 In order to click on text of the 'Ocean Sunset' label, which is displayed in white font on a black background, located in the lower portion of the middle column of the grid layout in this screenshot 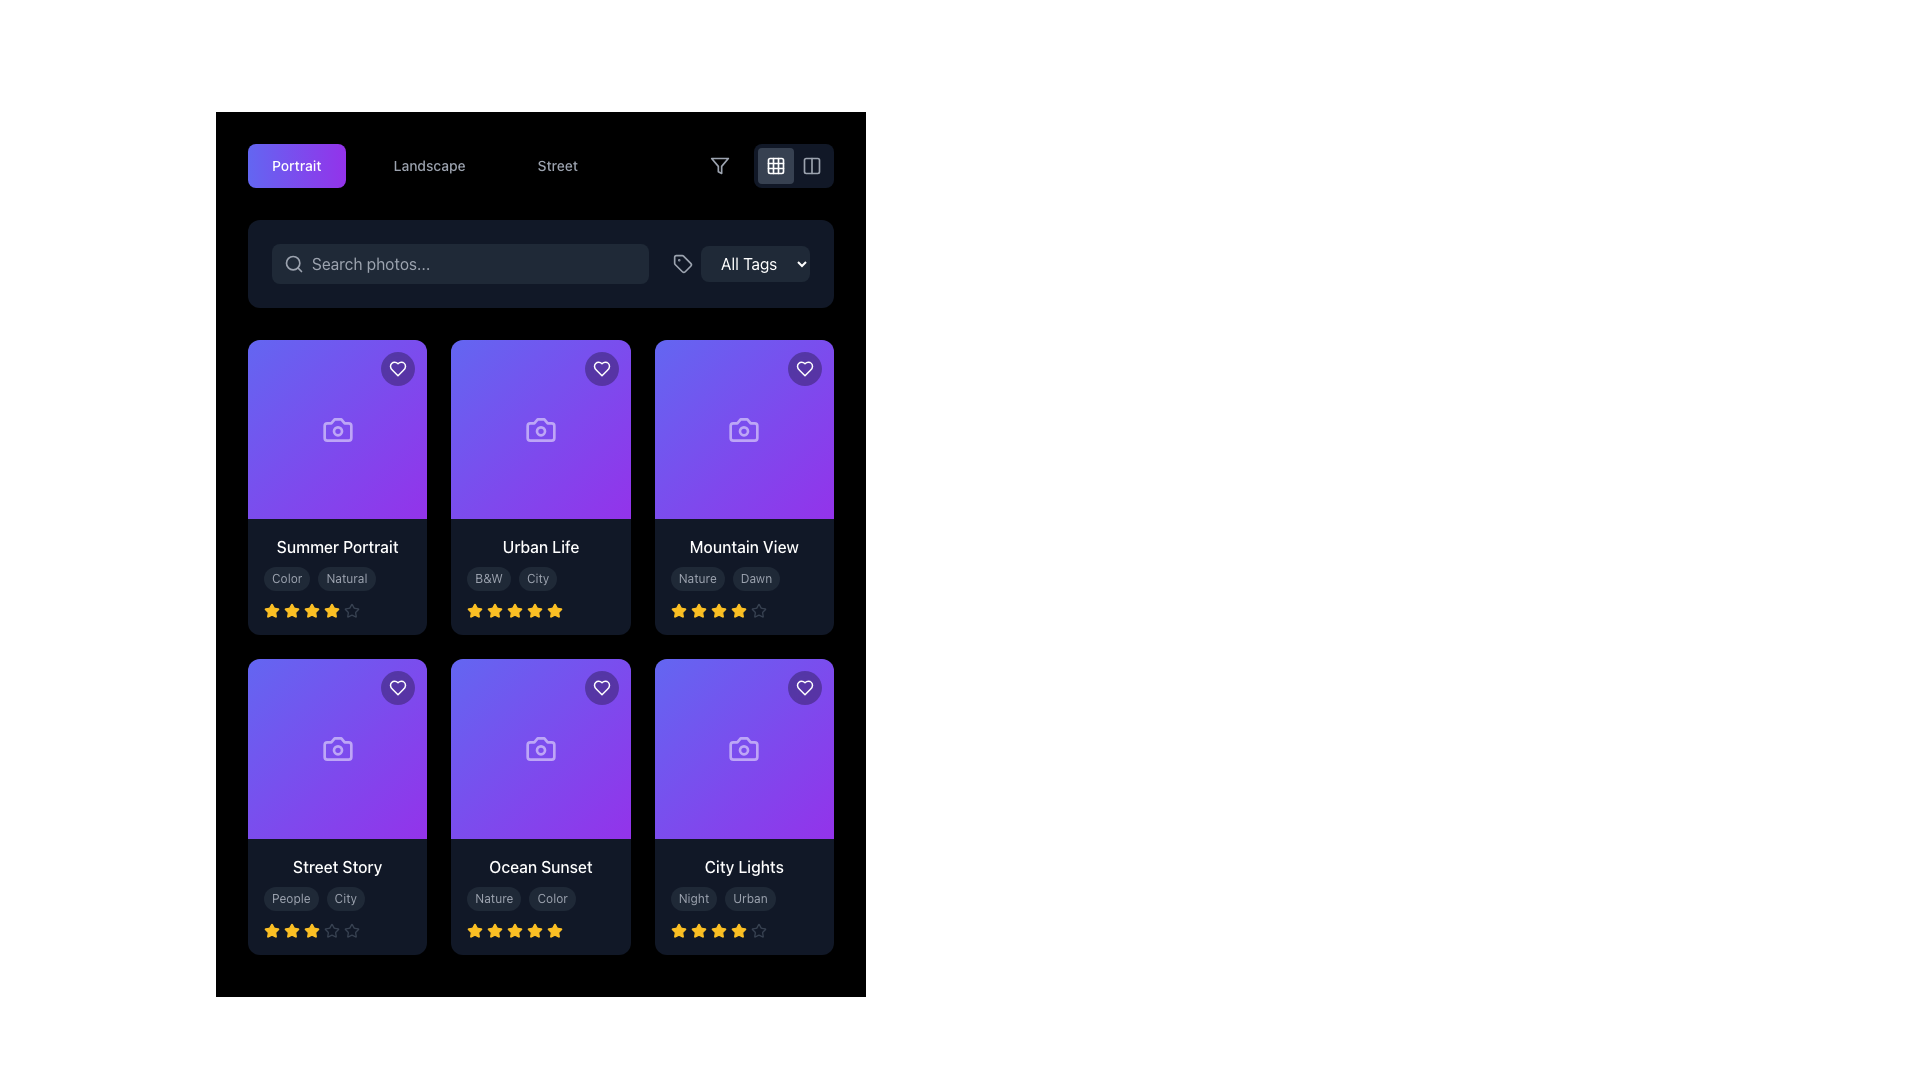, I will do `click(541, 865)`.